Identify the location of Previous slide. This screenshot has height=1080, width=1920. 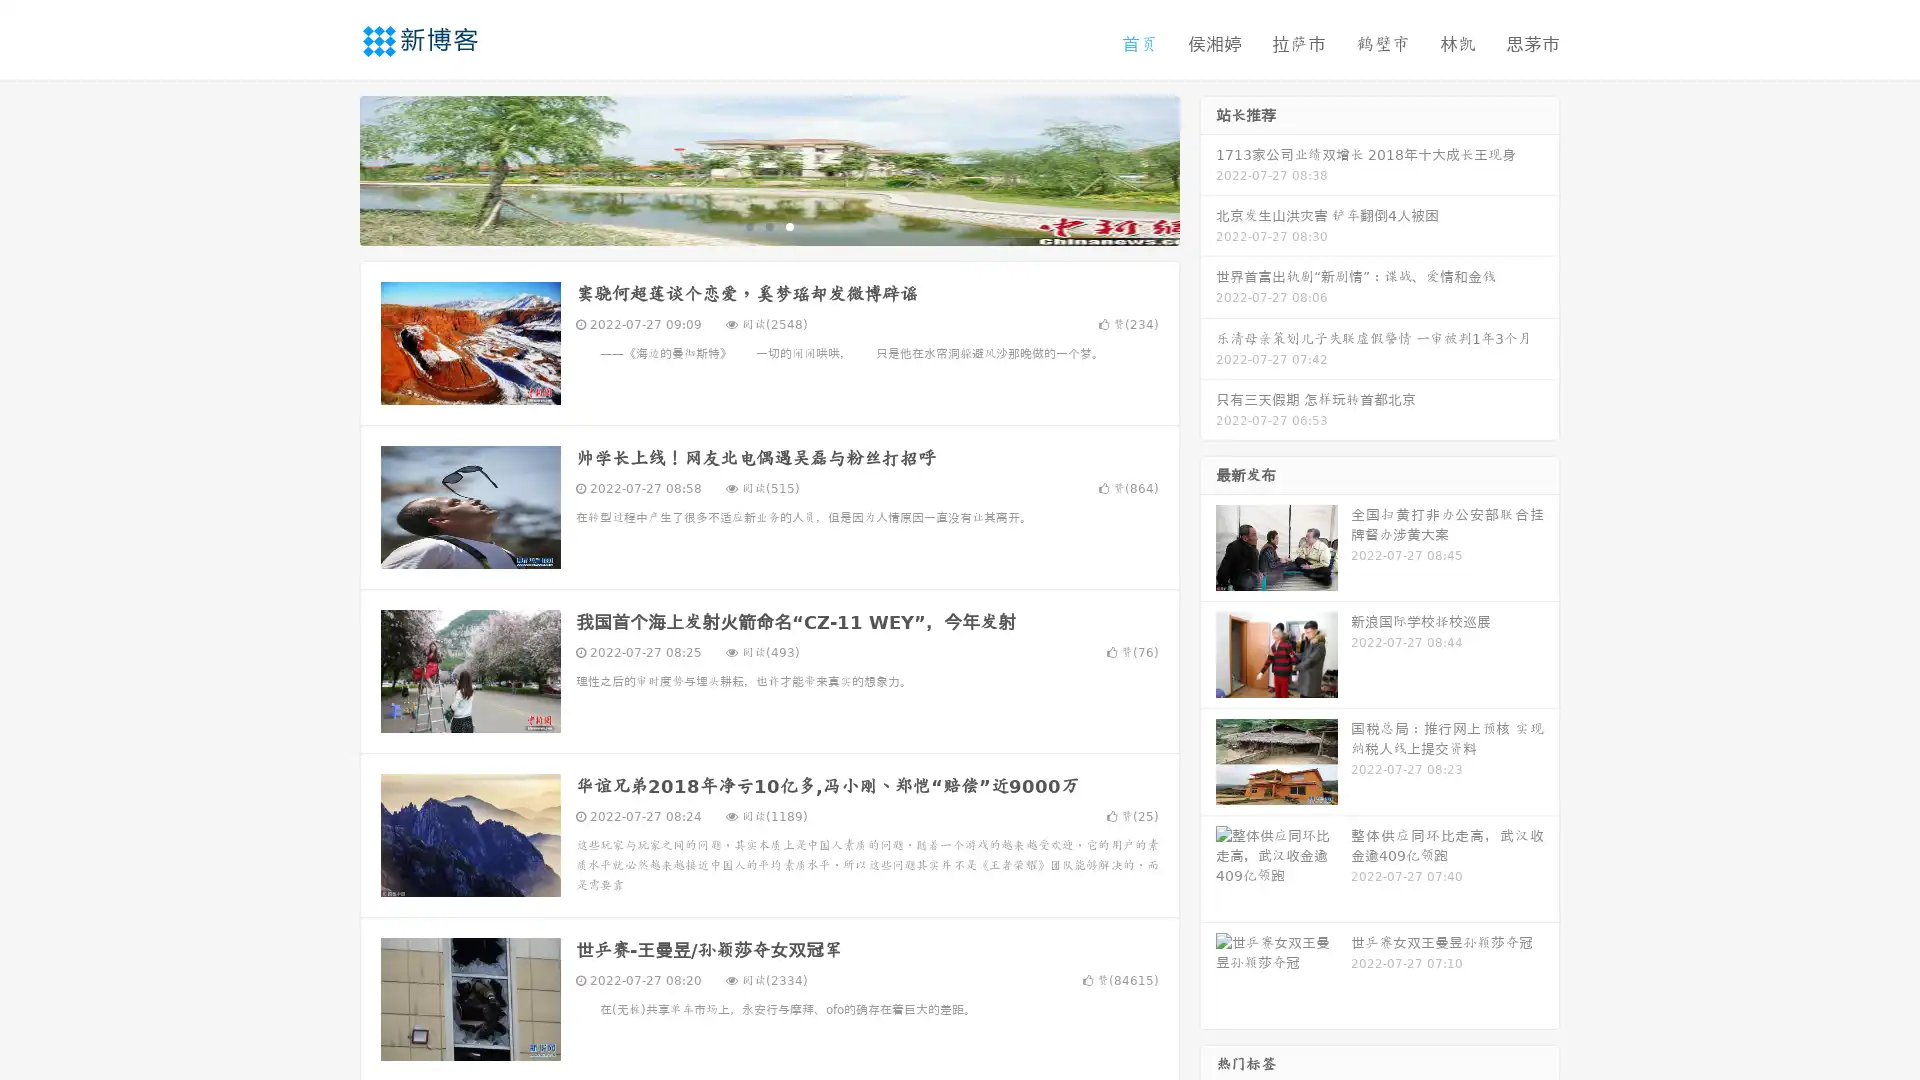
(330, 168).